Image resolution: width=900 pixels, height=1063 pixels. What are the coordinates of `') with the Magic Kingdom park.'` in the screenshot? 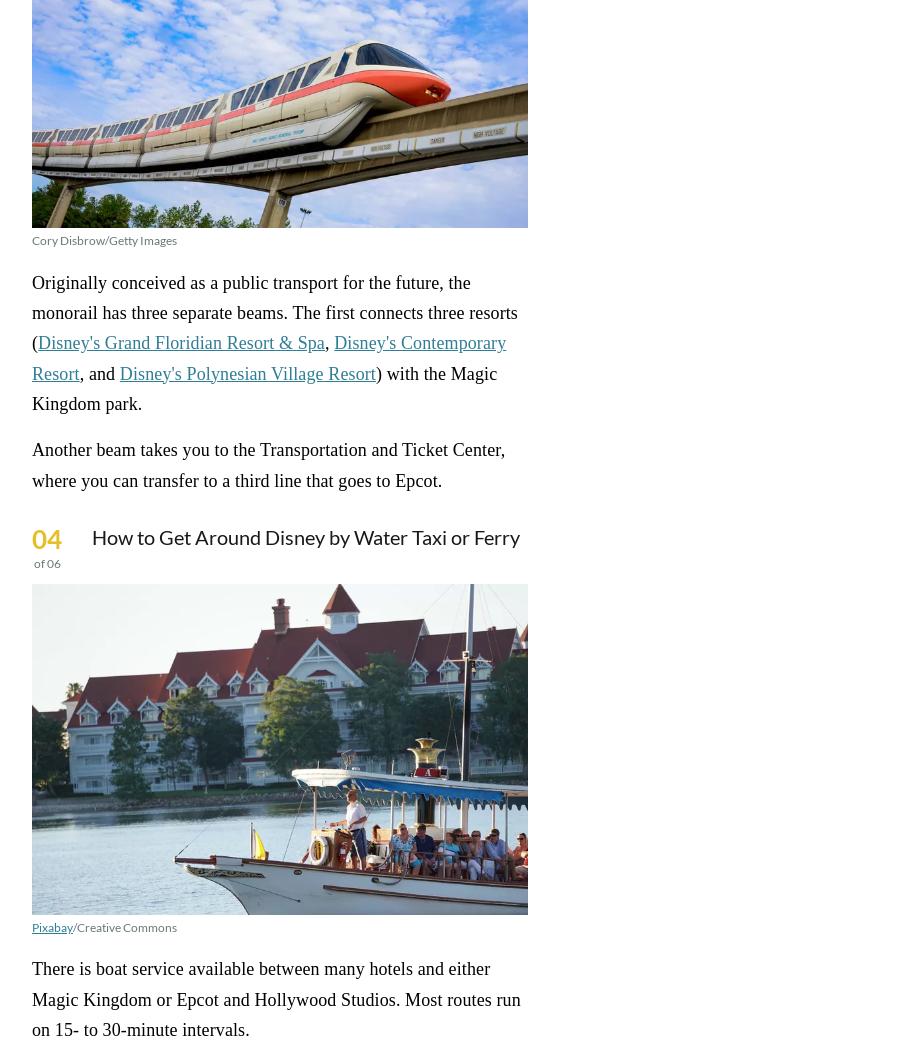 It's located at (263, 388).